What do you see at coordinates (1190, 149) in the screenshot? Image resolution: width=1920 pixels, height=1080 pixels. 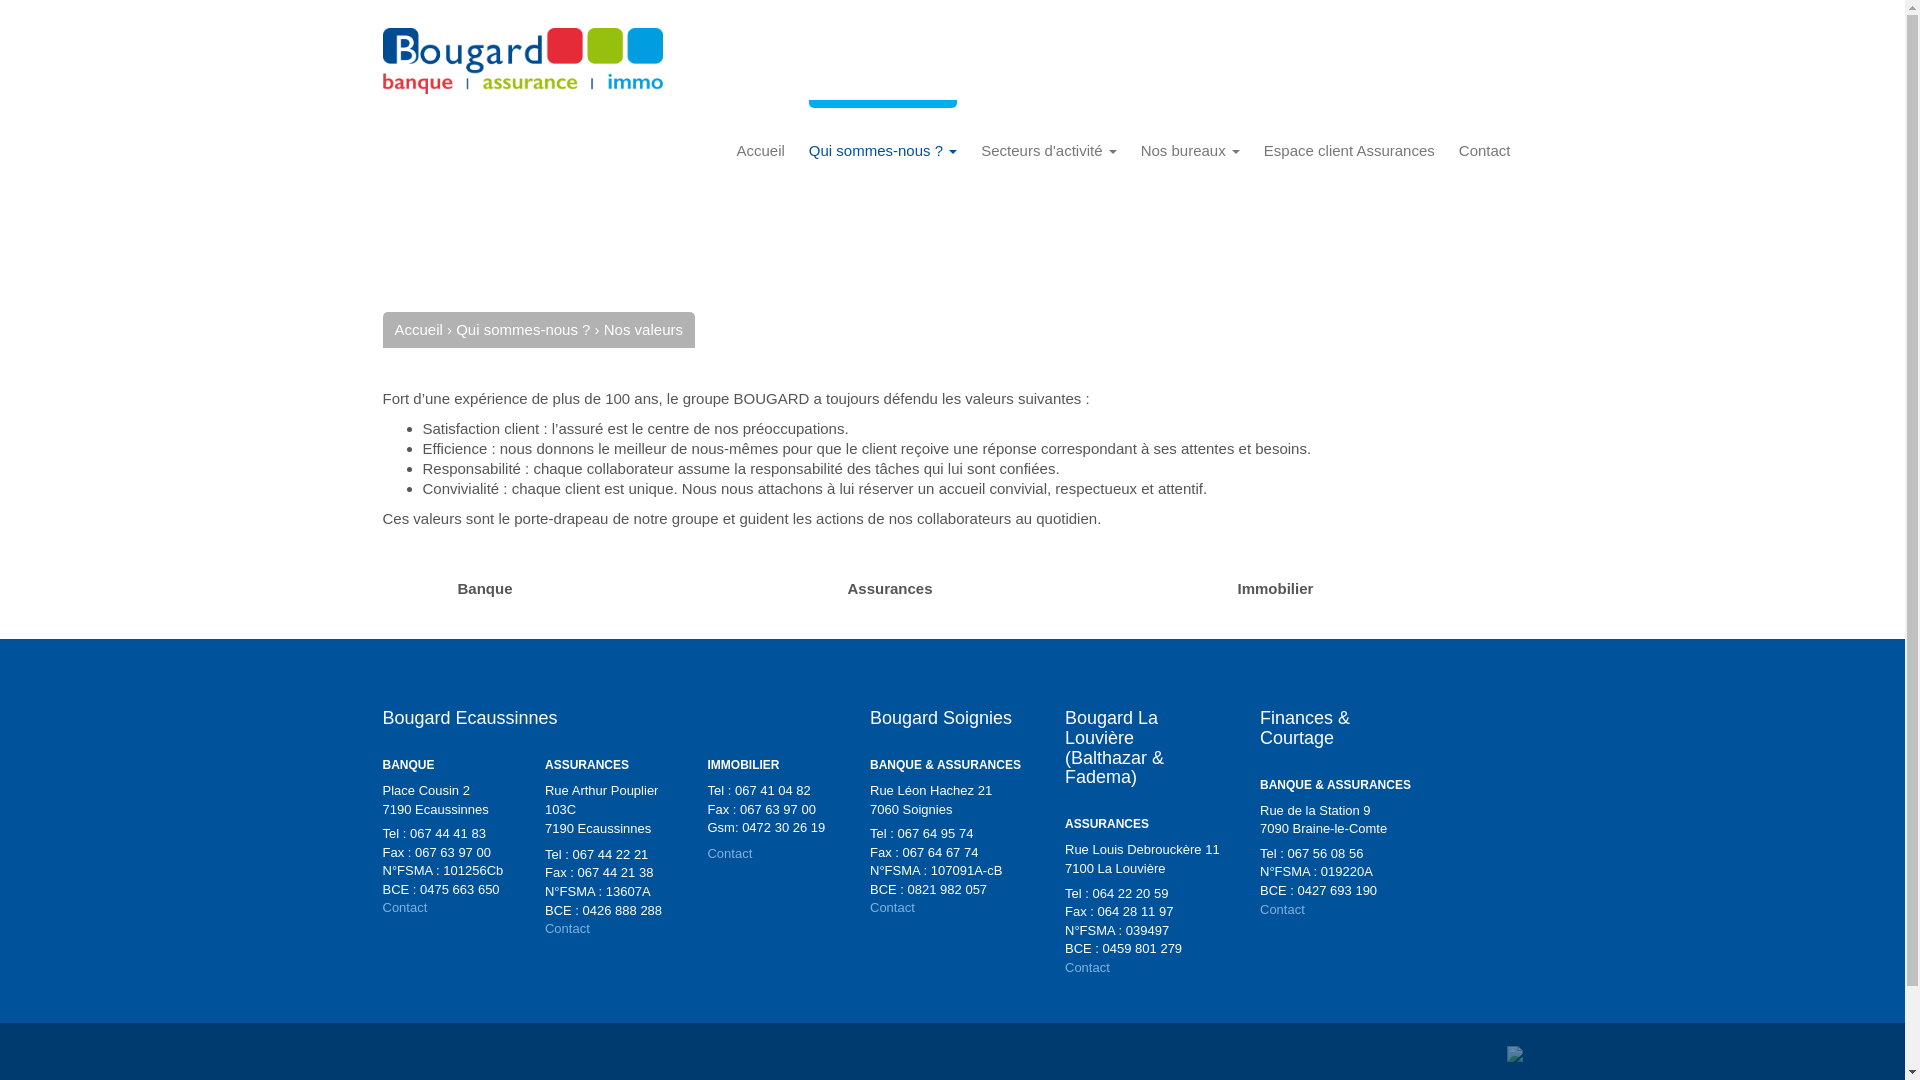 I see `'Nos bureaux'` at bounding box center [1190, 149].